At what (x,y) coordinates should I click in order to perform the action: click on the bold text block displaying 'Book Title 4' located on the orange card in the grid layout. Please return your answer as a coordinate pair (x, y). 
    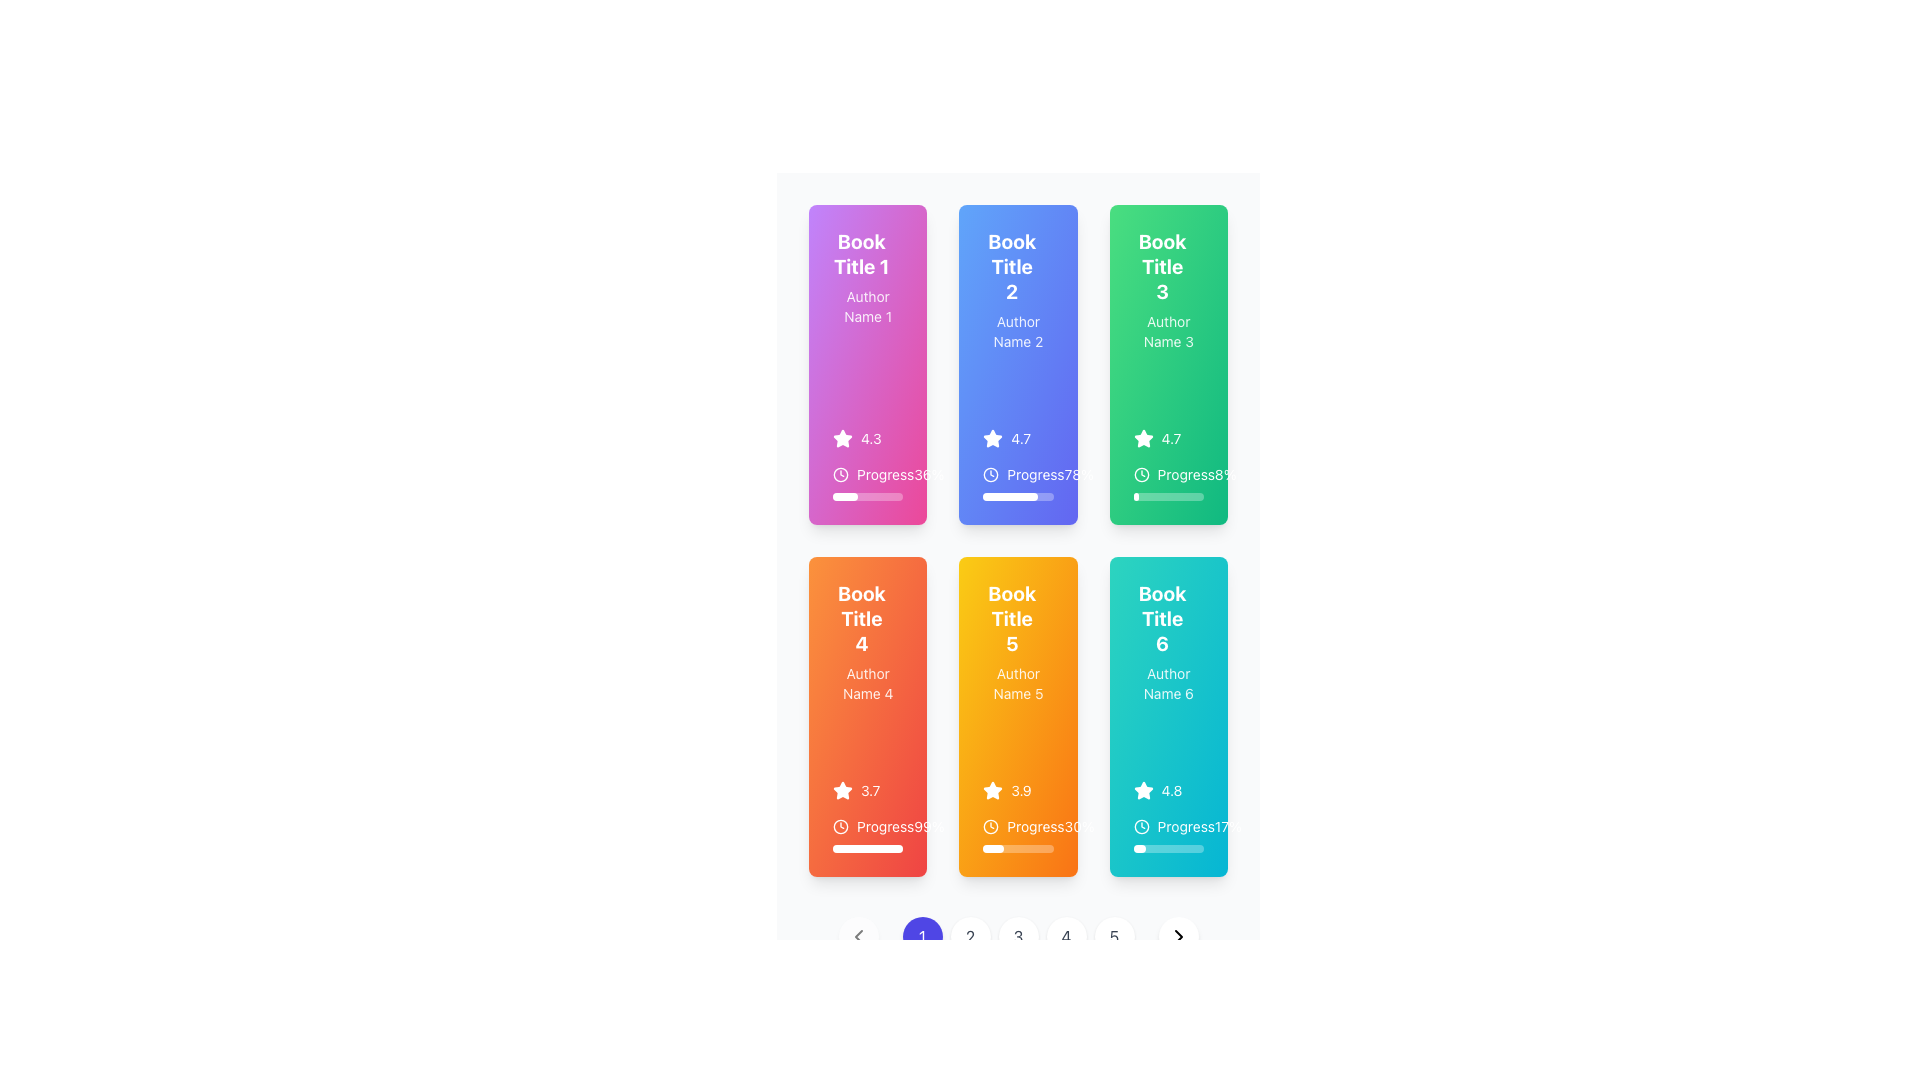
    Looking at the image, I should click on (861, 617).